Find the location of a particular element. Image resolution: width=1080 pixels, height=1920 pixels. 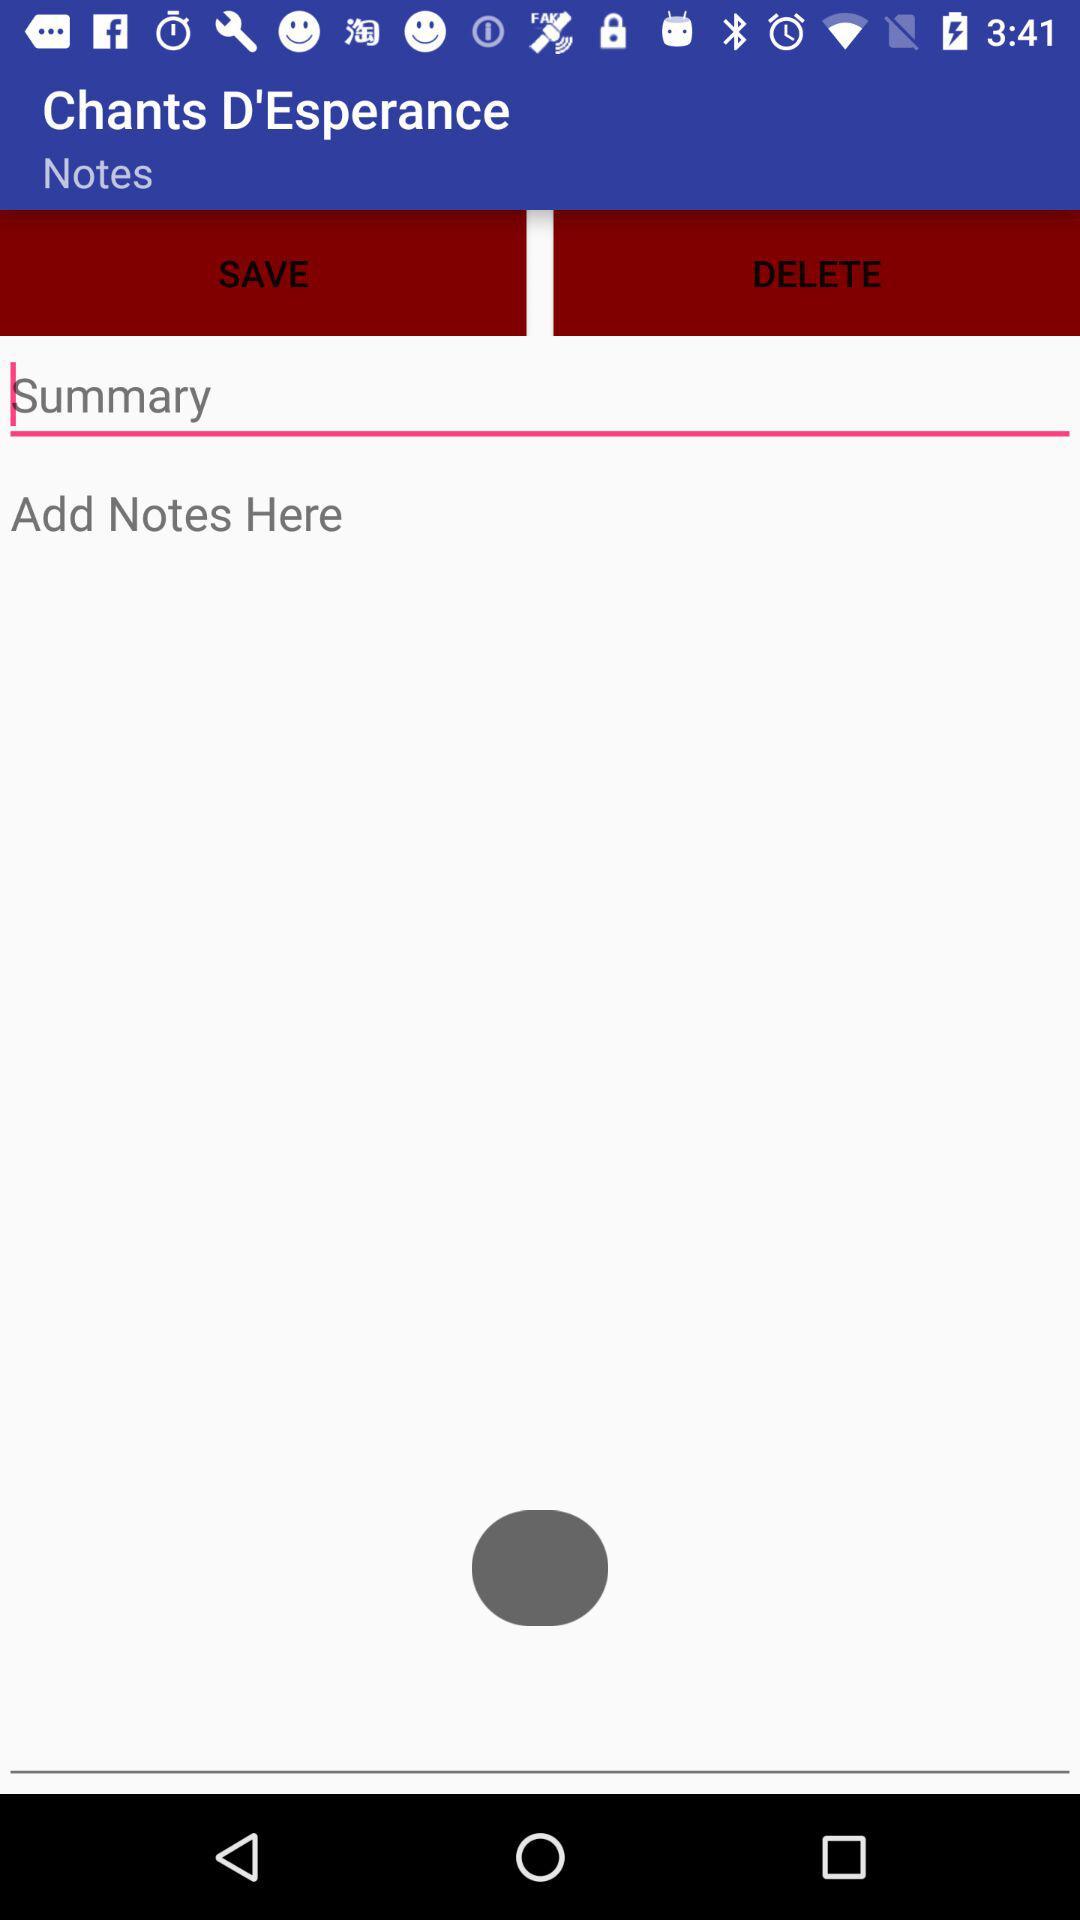

save is located at coordinates (540, 395).